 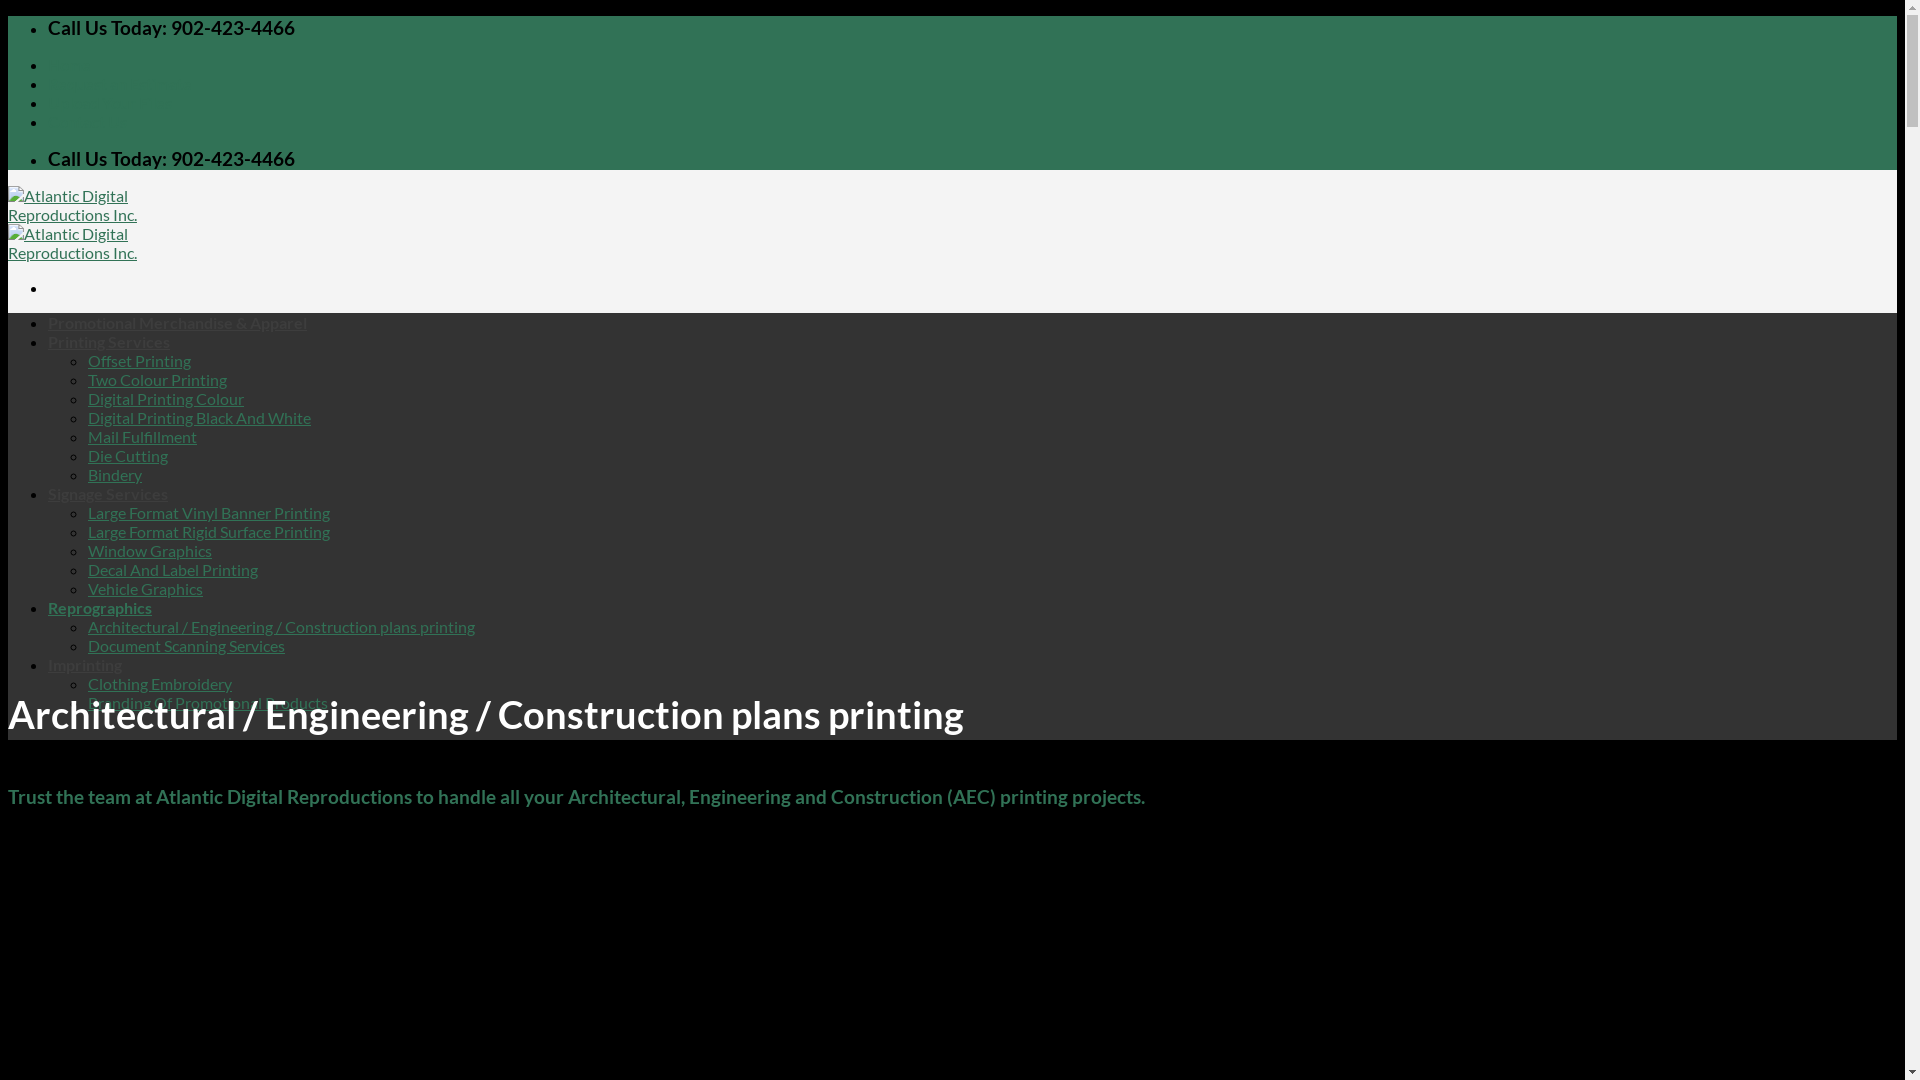 What do you see at coordinates (86, 530) in the screenshot?
I see `'Large Format Rigid Surface Printing'` at bounding box center [86, 530].